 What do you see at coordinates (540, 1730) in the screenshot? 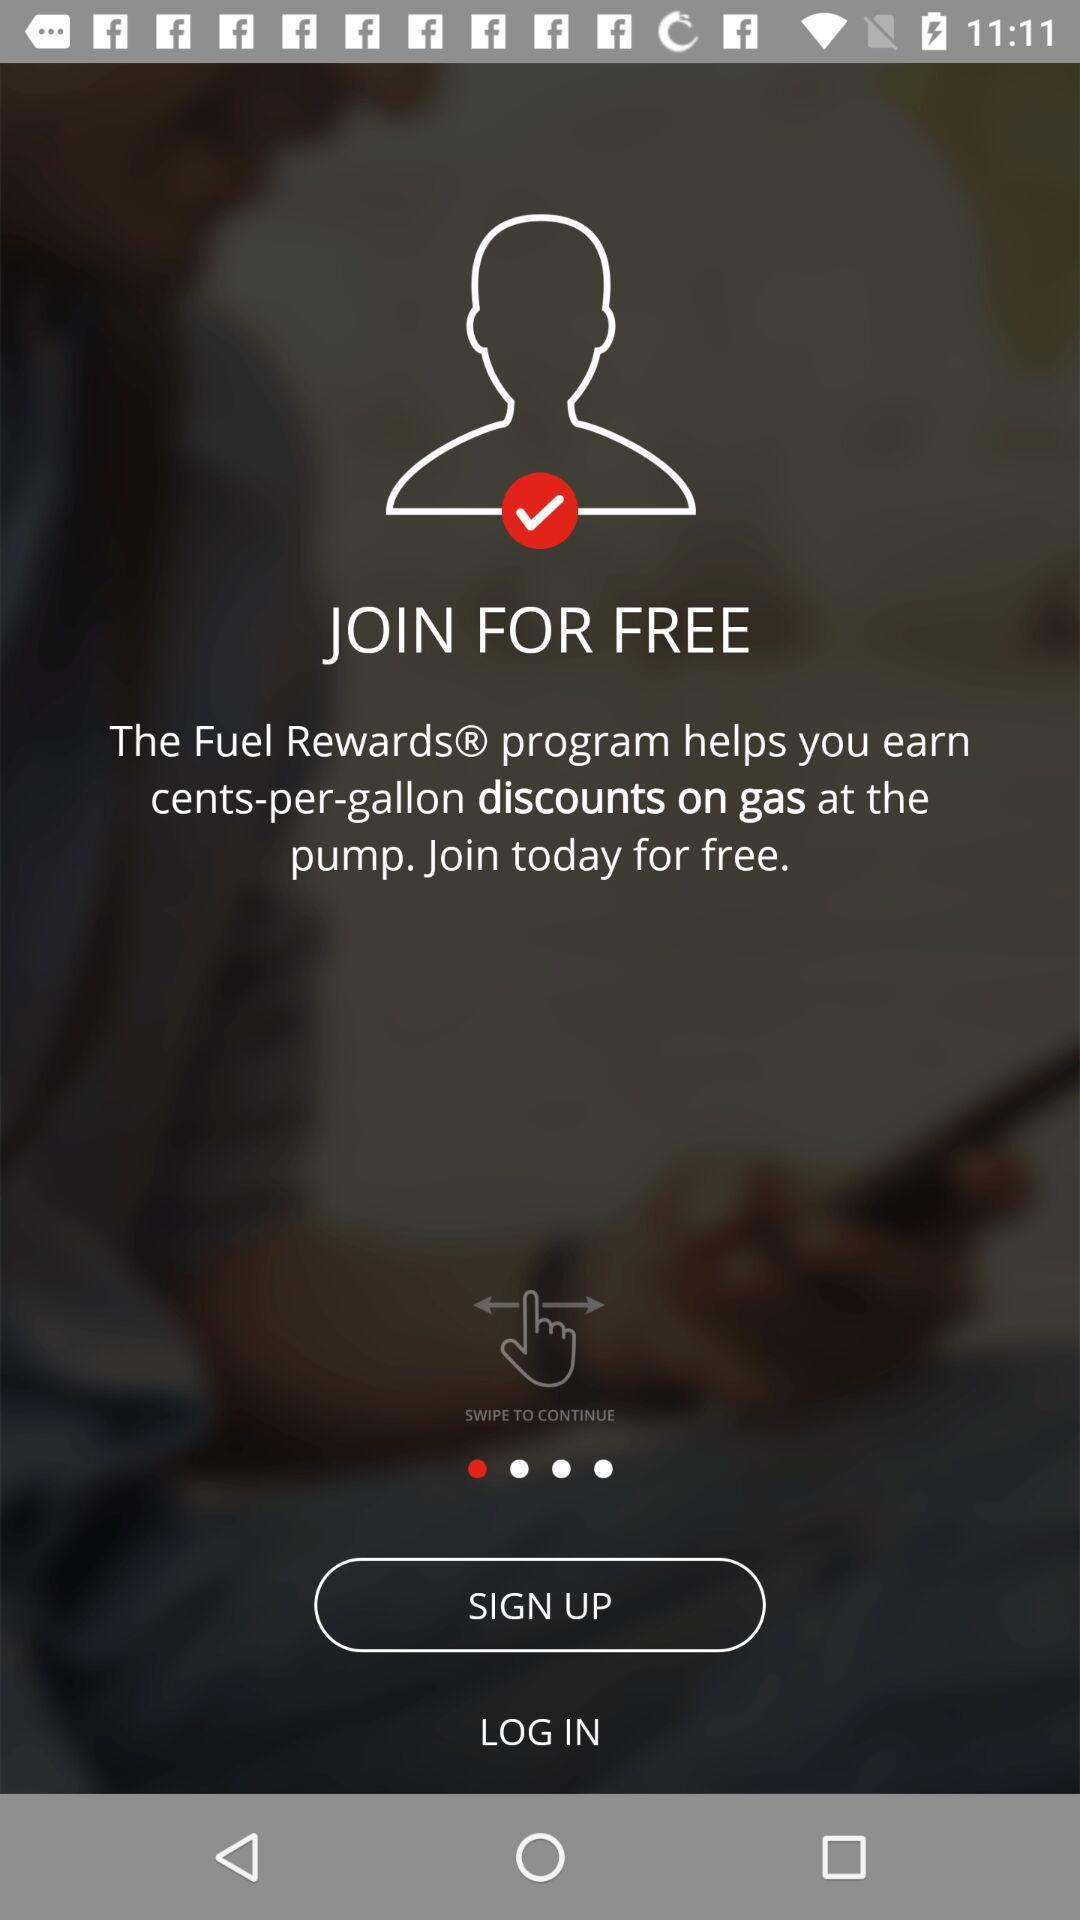
I see `the log in item` at bounding box center [540, 1730].